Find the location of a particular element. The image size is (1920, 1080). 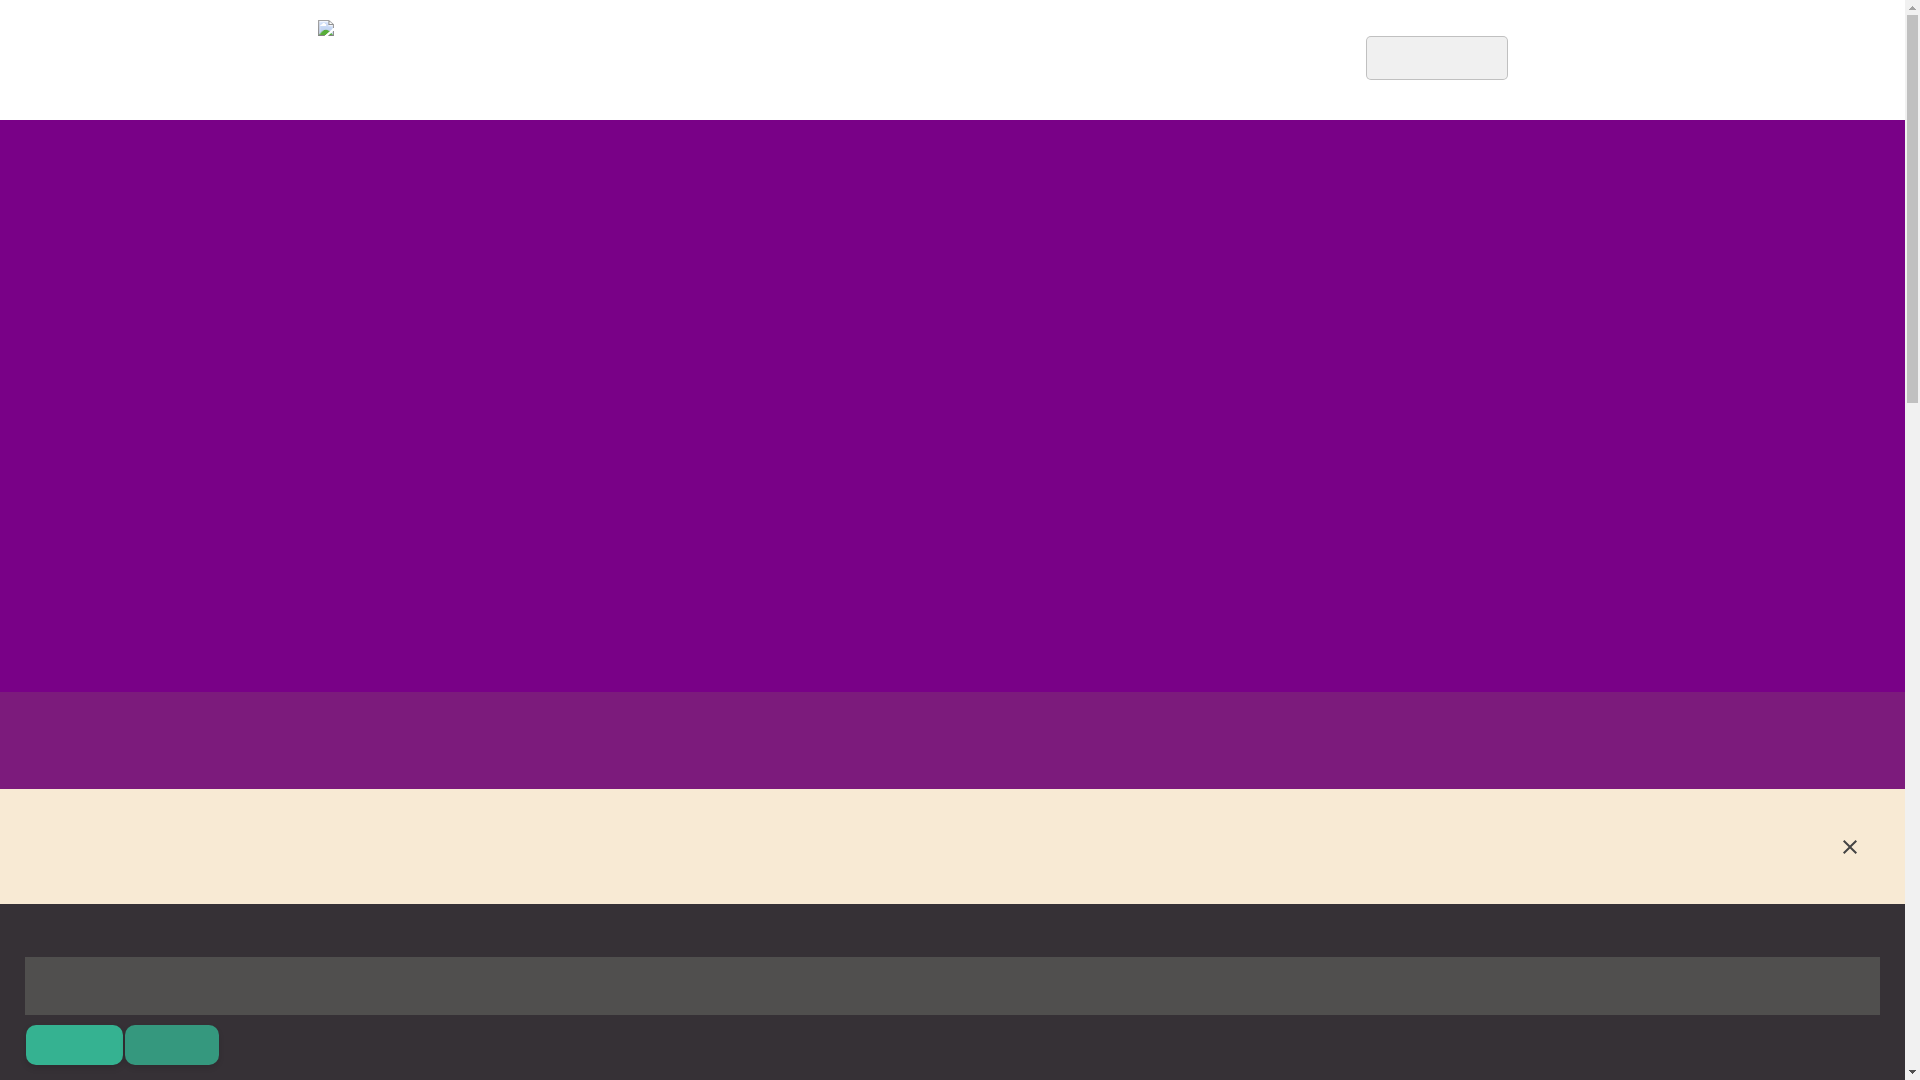

'Things to Know is located at coordinates (942, 59).